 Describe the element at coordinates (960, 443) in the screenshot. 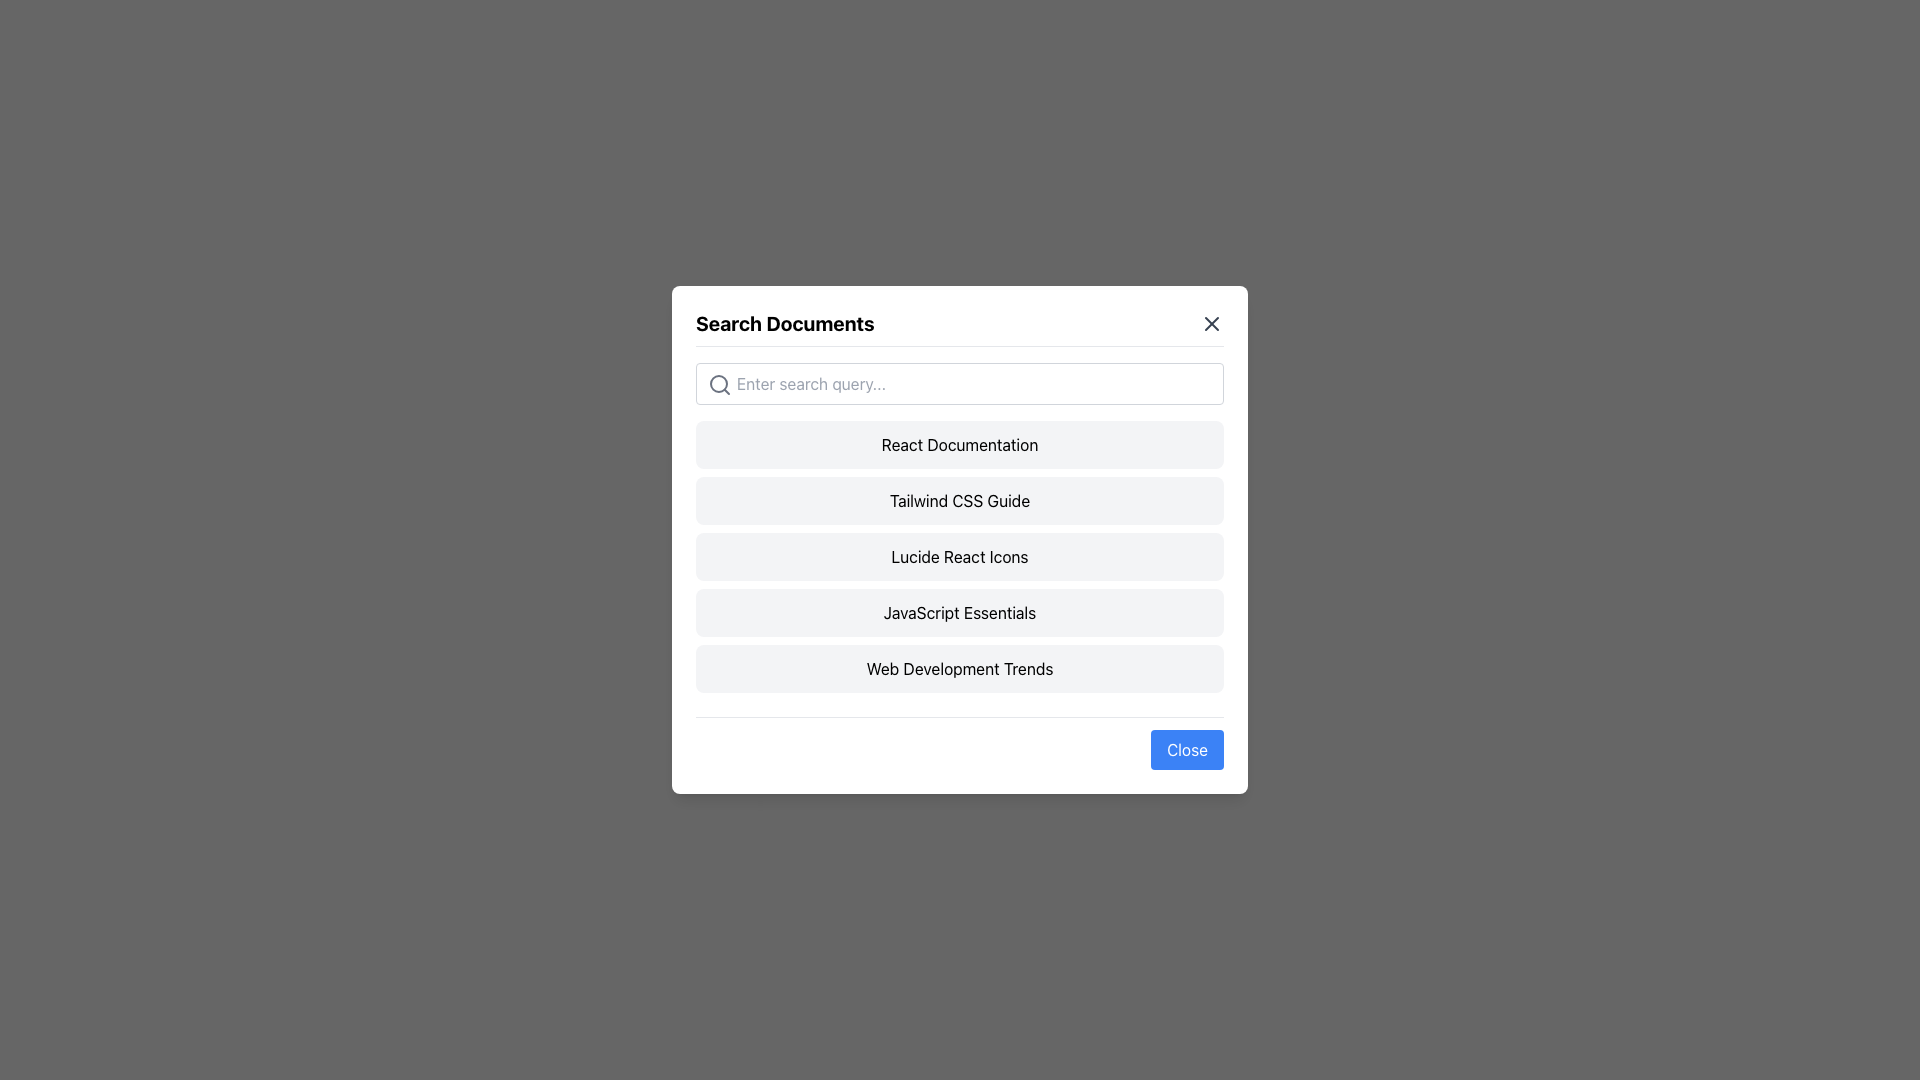

I see `the 'React Documentation' button, which is a horizontally rectangular button with rounded corners, light gray background, and centered black text. It is the first button in a vertically stacked list, positioned below a 'Search Documents' input box` at that location.